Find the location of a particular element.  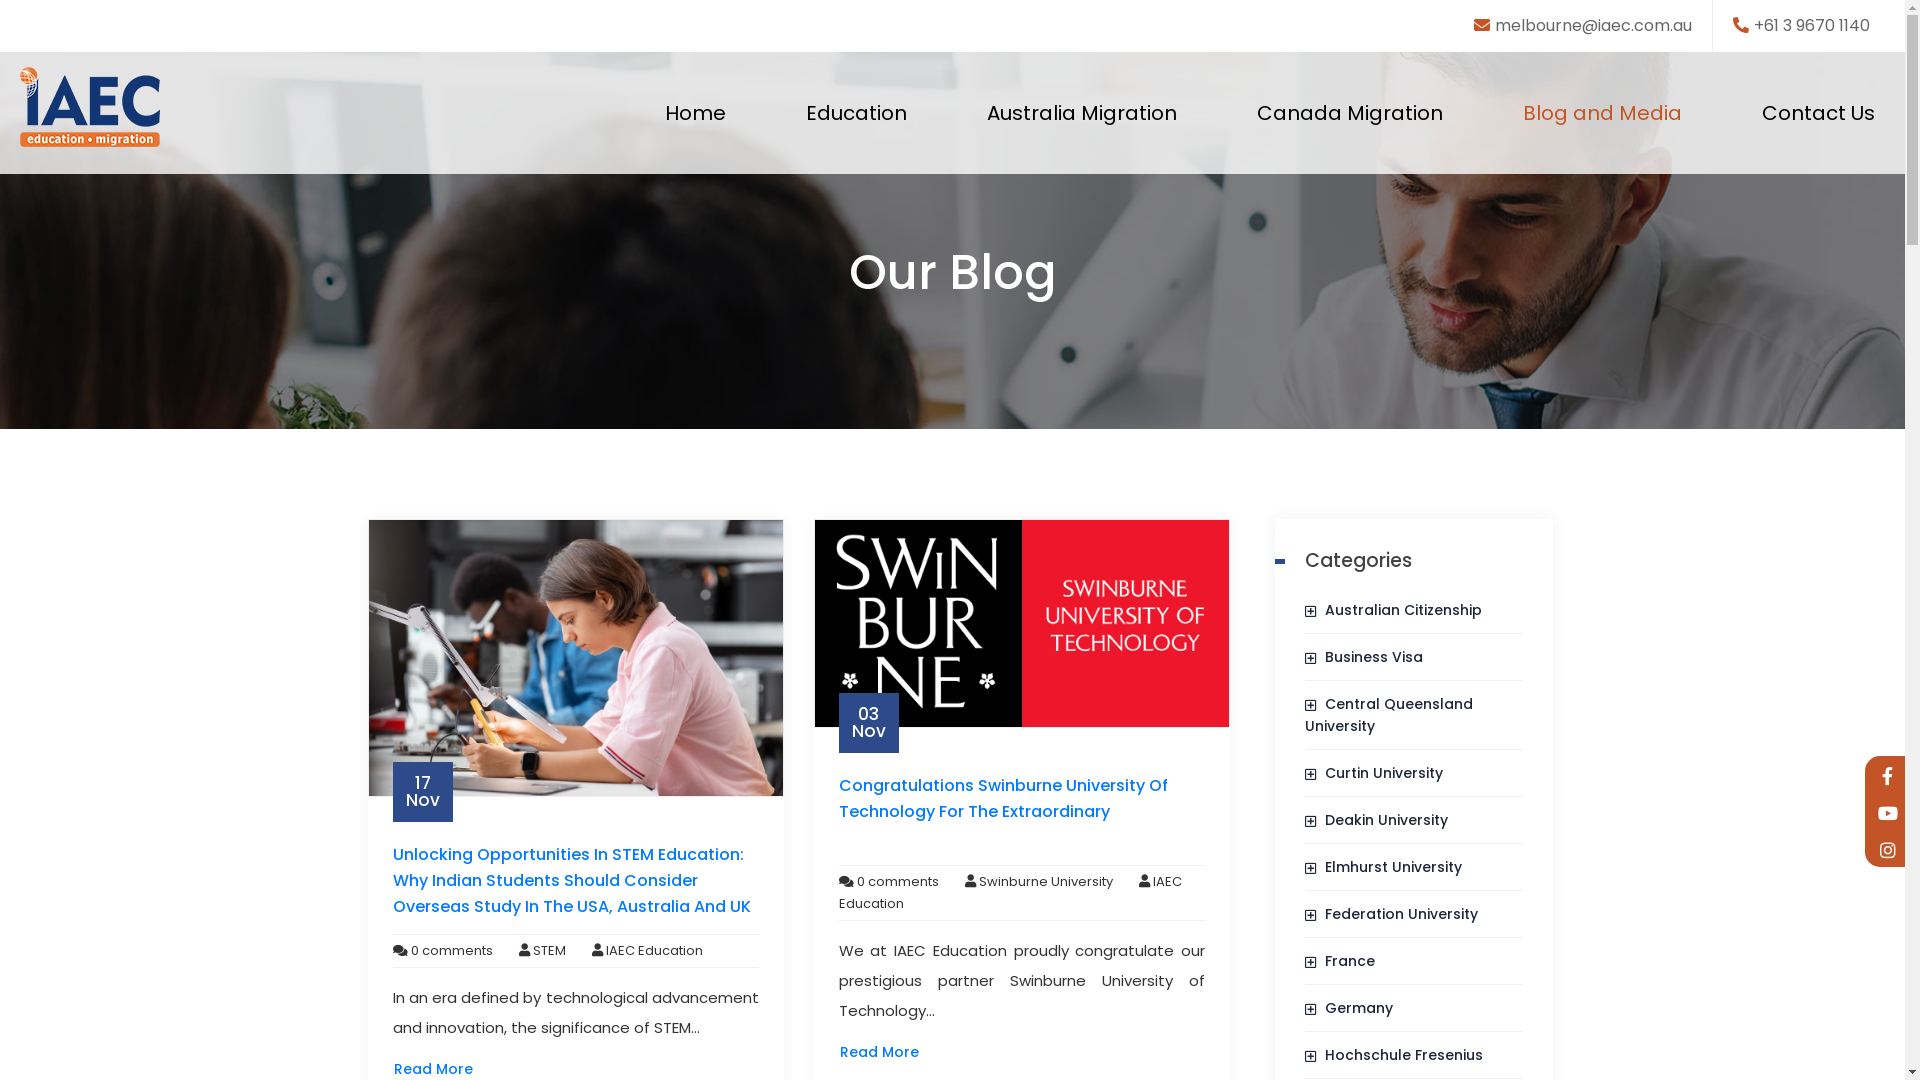

'+61 3 9670 1140' is located at coordinates (1801, 25).